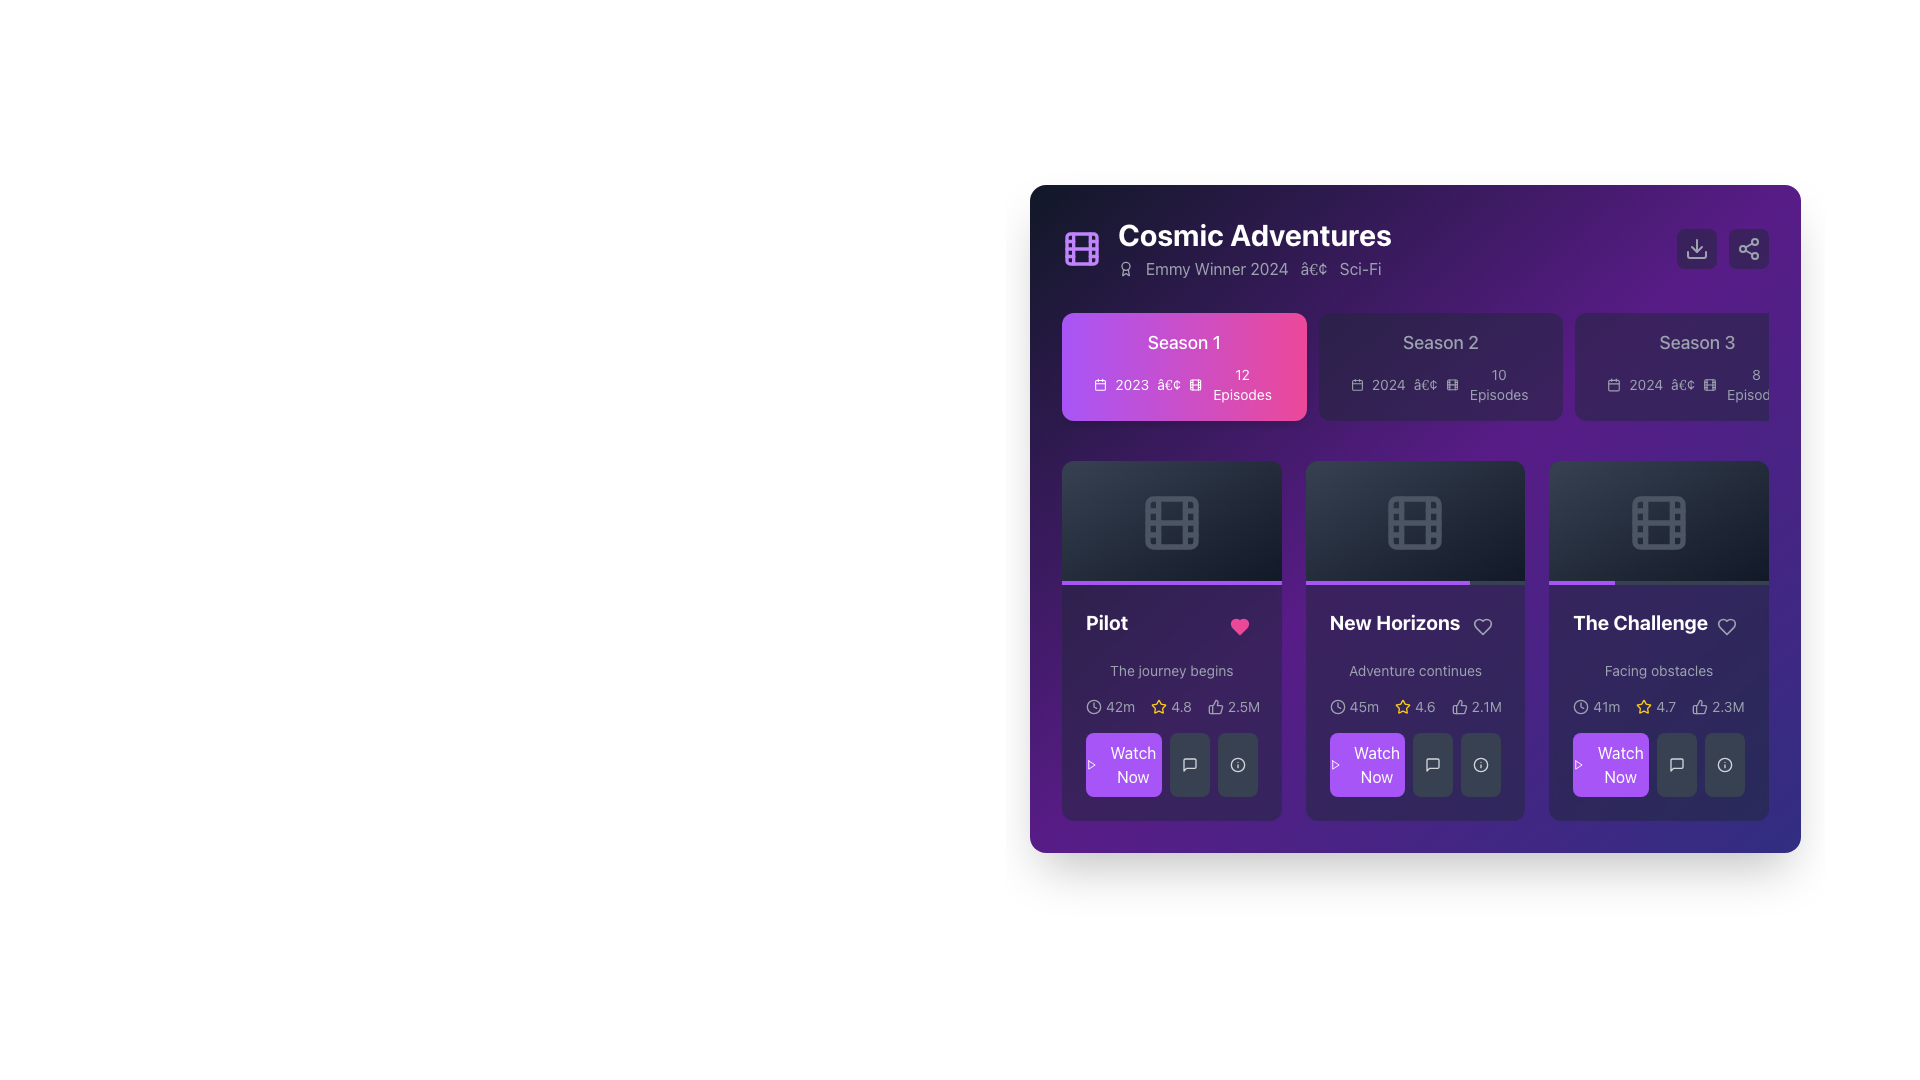 This screenshot has width=1920, height=1080. I want to click on the SVG circle element that represents the clock icon, located at the top-left corner of the 'Season 1' interface card, so click(1337, 705).